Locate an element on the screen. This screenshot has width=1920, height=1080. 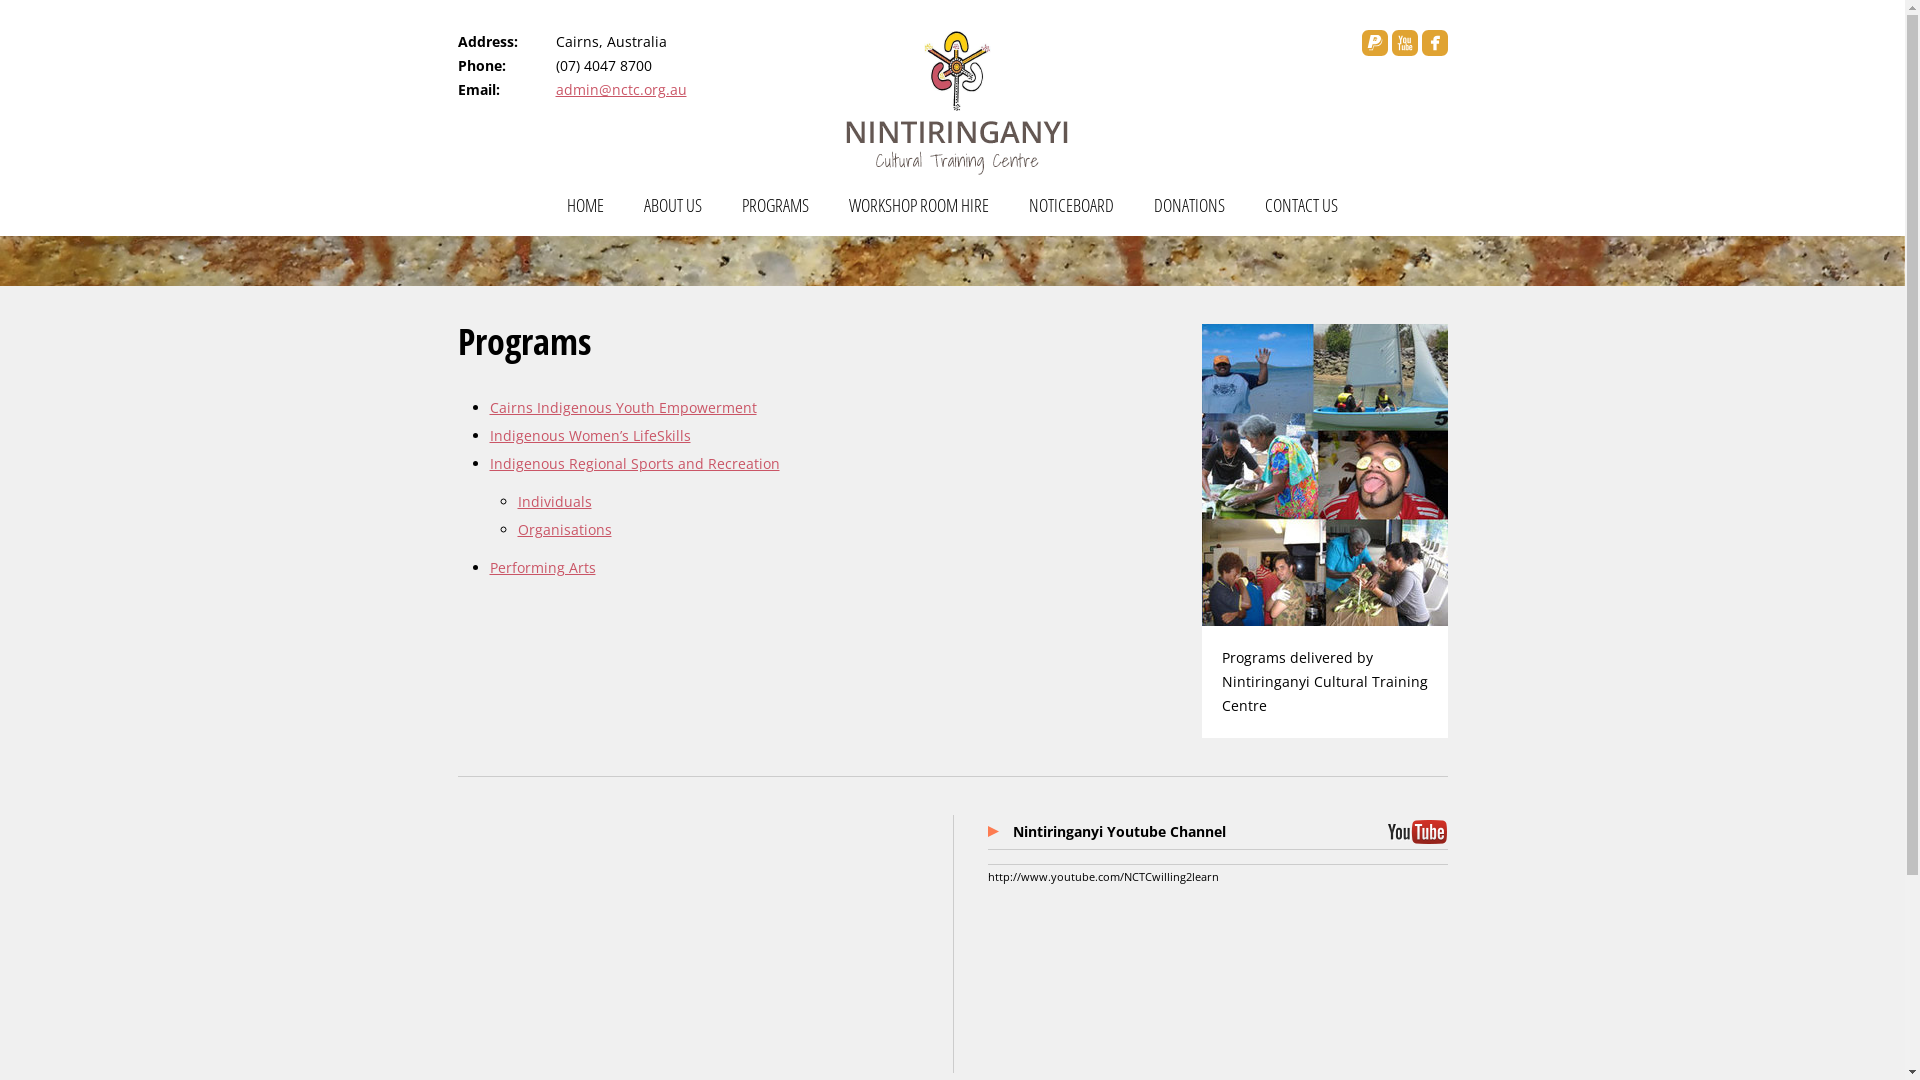
'NOTICEBOARD' is located at coordinates (1070, 212).